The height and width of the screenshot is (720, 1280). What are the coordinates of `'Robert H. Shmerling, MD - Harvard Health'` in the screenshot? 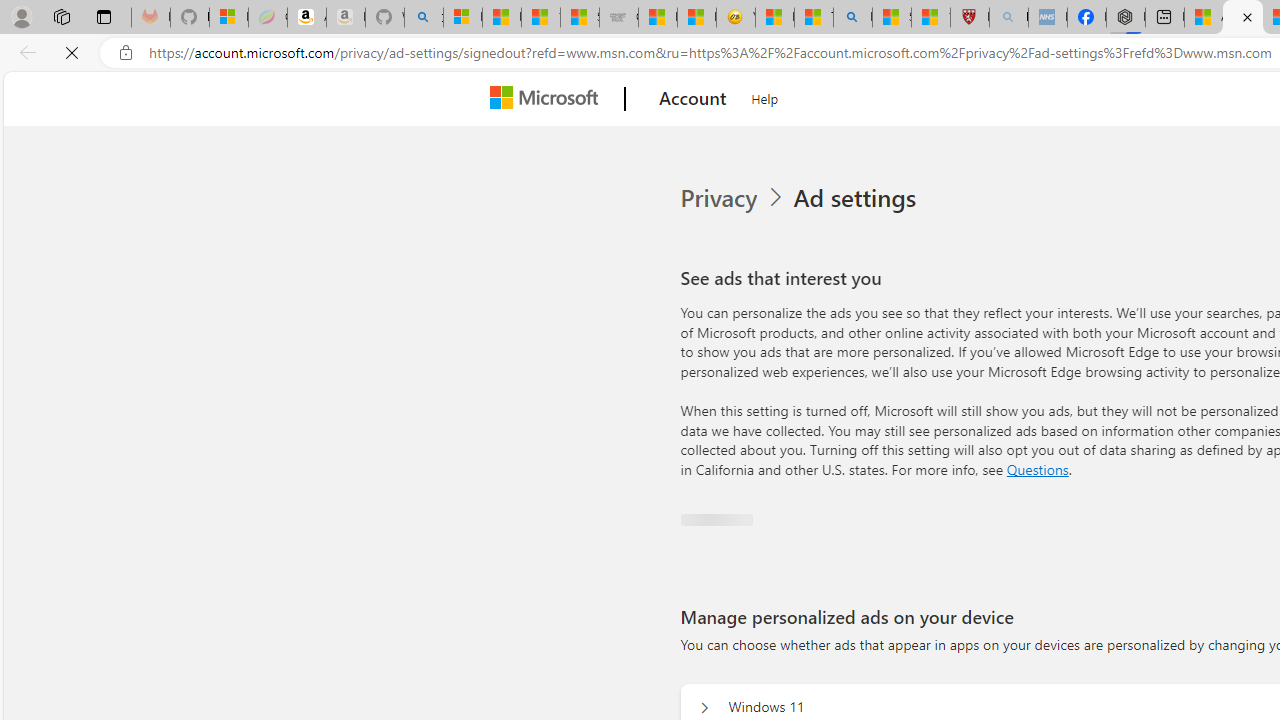 It's located at (970, 17).